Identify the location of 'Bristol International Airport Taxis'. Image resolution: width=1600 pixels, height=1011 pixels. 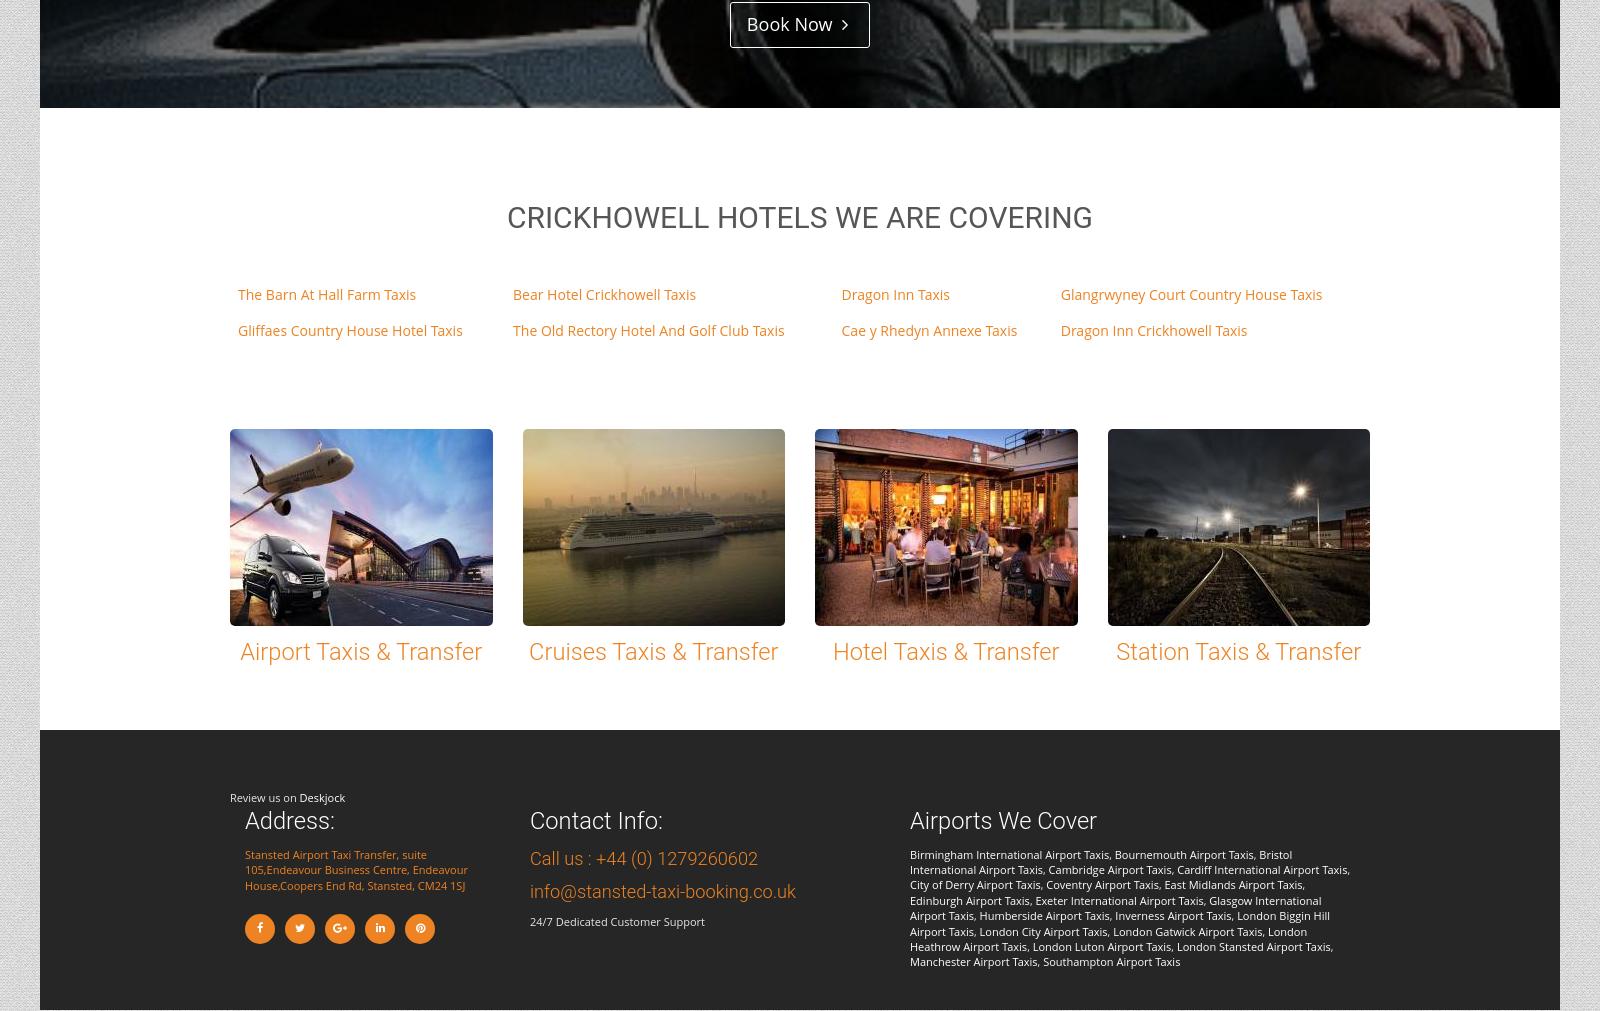
(908, 860).